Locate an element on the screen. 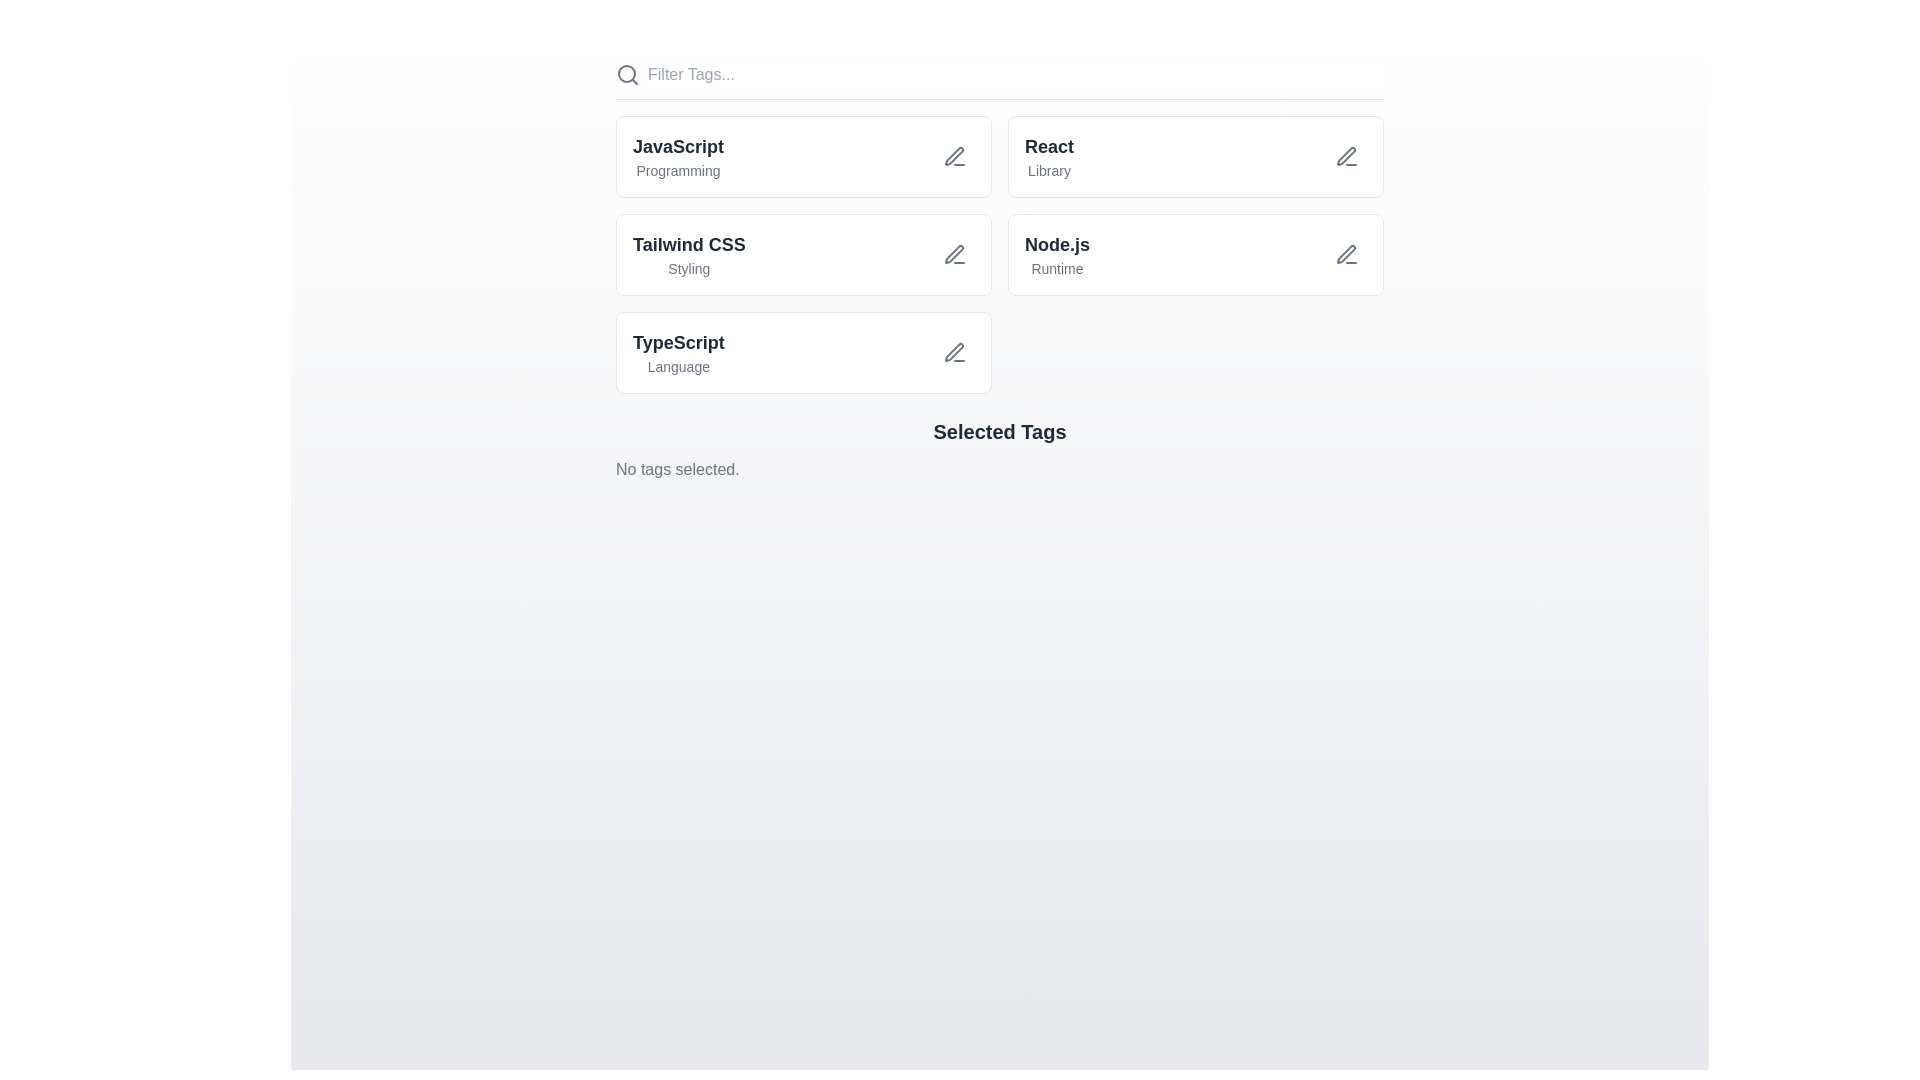 The image size is (1920, 1080). the Icon button located in the upper portion of the interface is located at coordinates (953, 155).